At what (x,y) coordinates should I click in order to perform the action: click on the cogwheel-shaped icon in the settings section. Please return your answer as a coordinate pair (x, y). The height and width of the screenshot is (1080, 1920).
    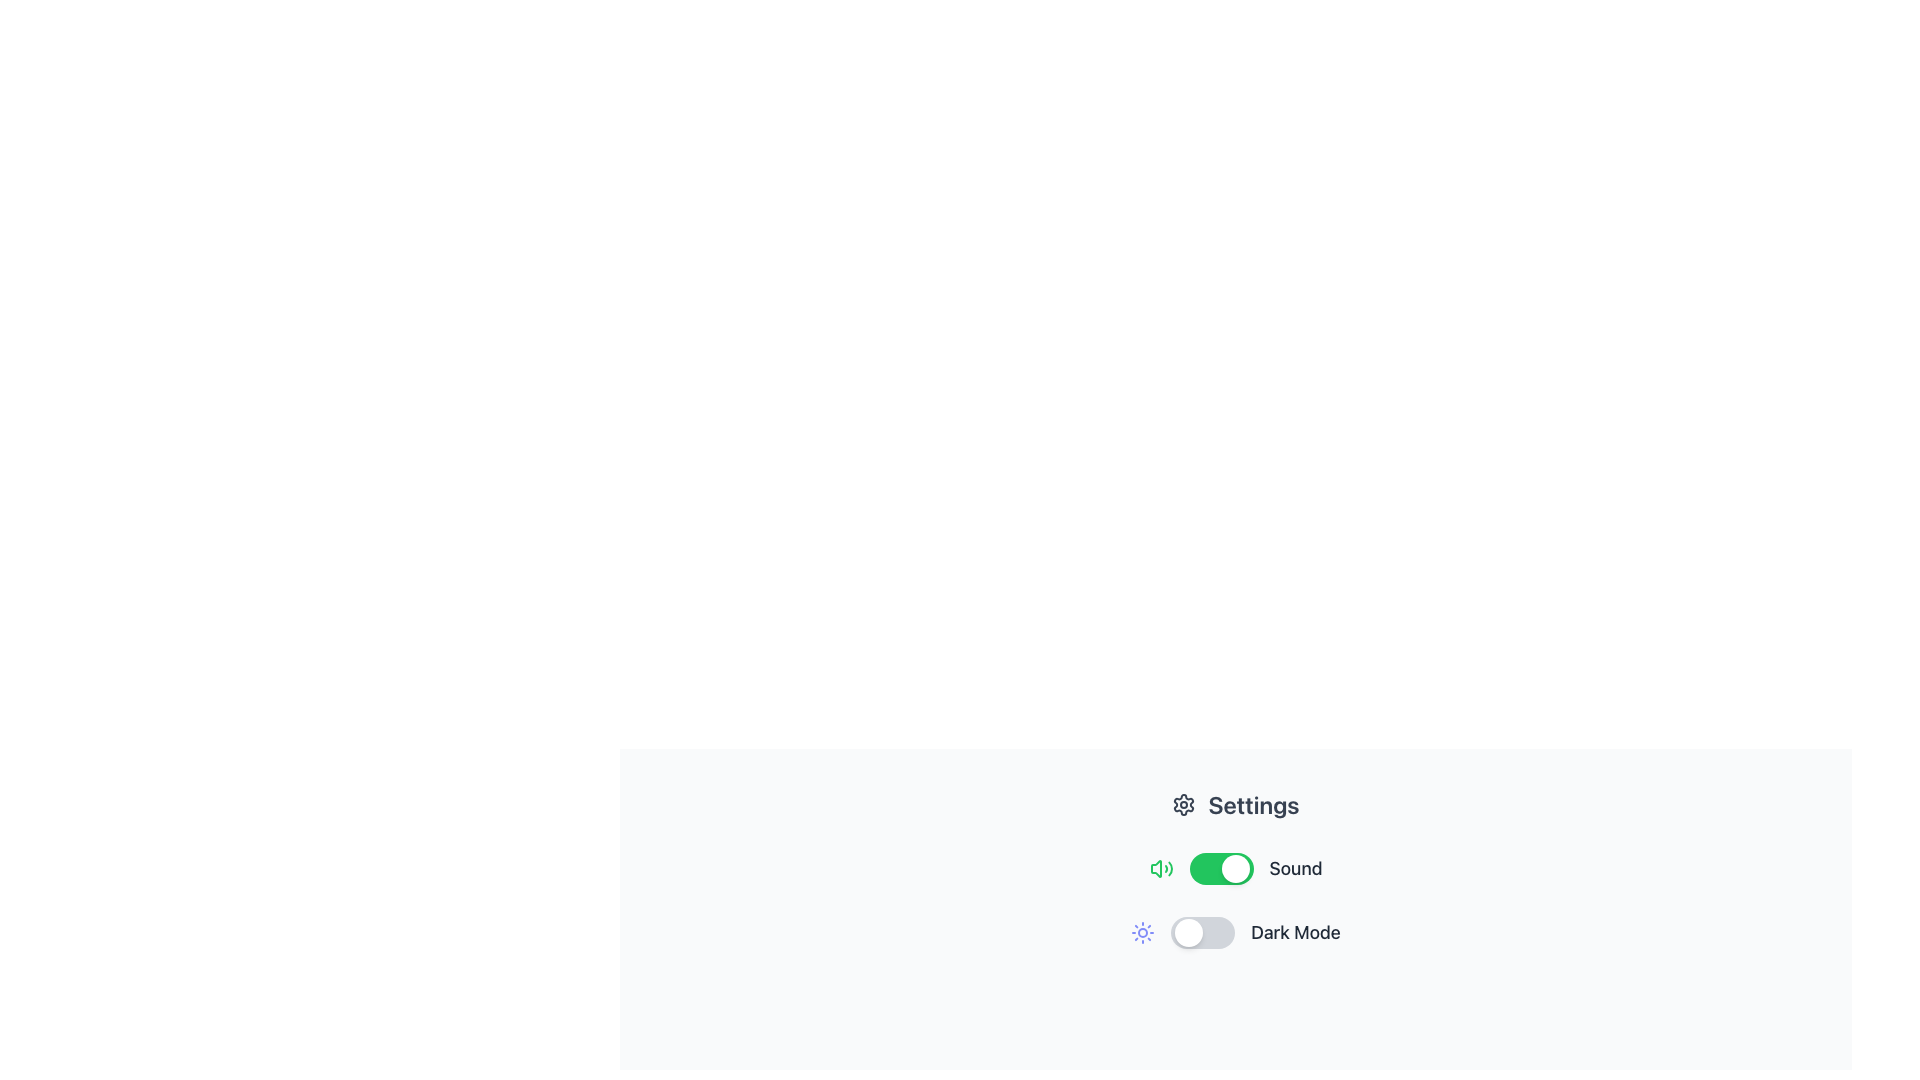
    Looking at the image, I should click on (1184, 804).